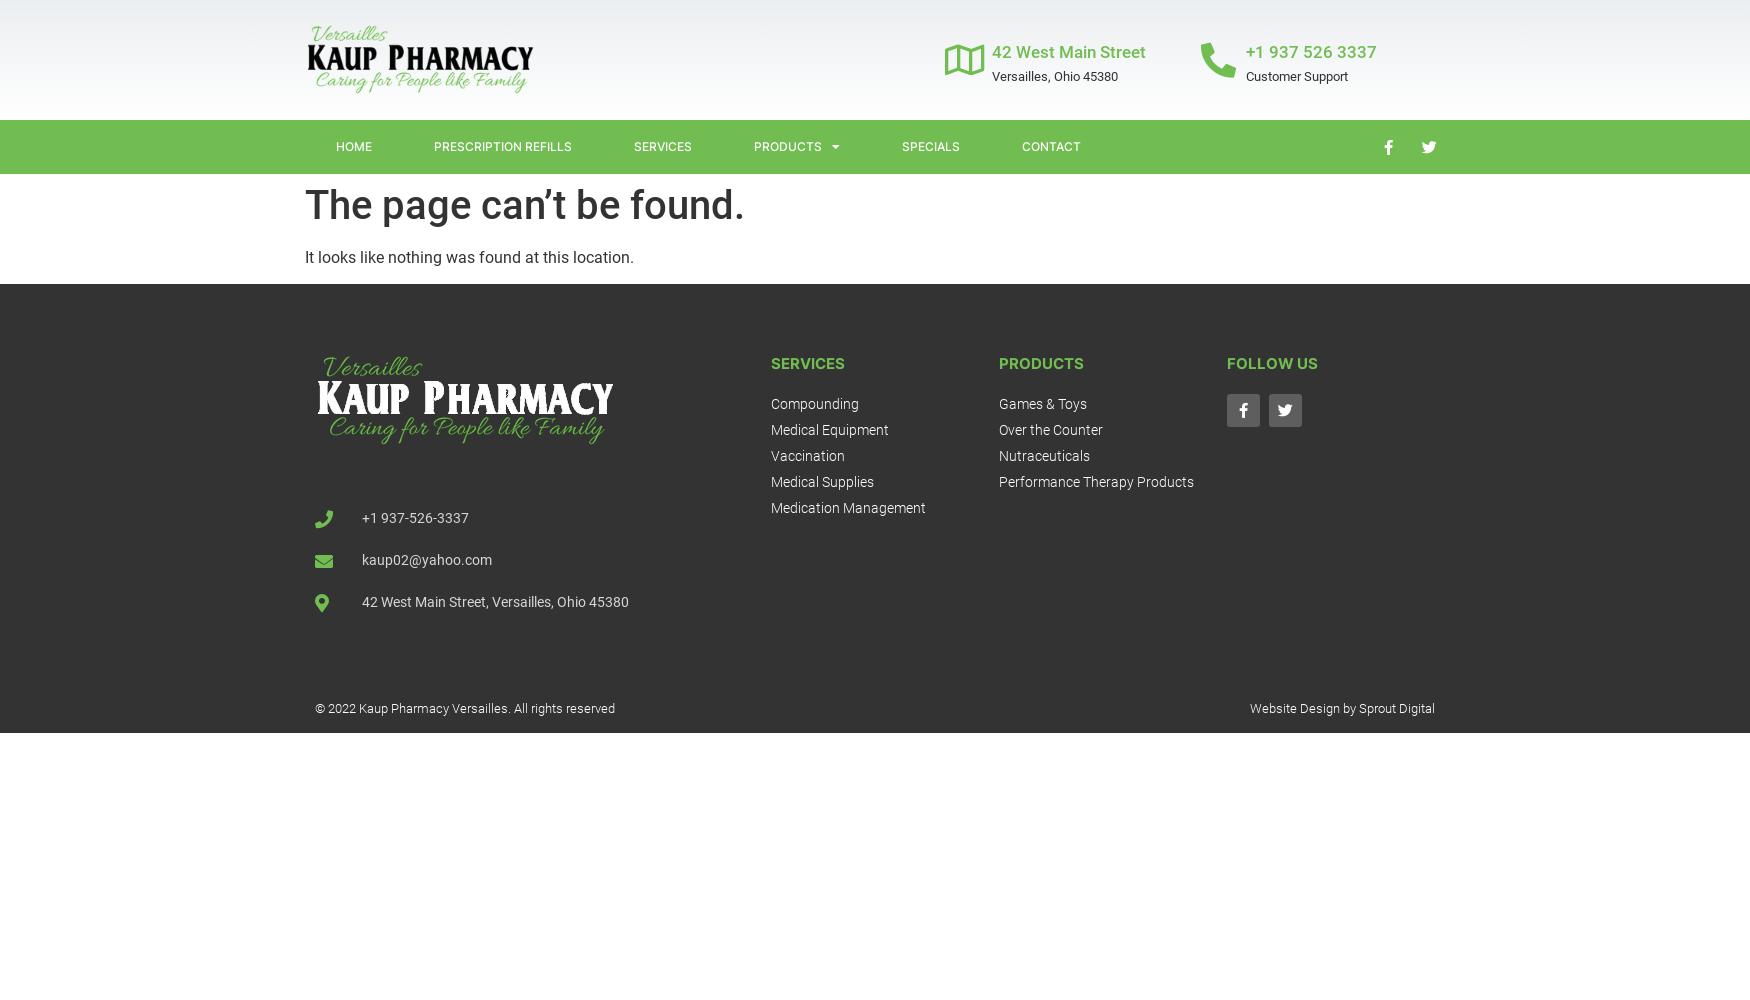 The height and width of the screenshot is (1000, 1750). What do you see at coordinates (424, 560) in the screenshot?
I see `'kaup02@yahoo.com'` at bounding box center [424, 560].